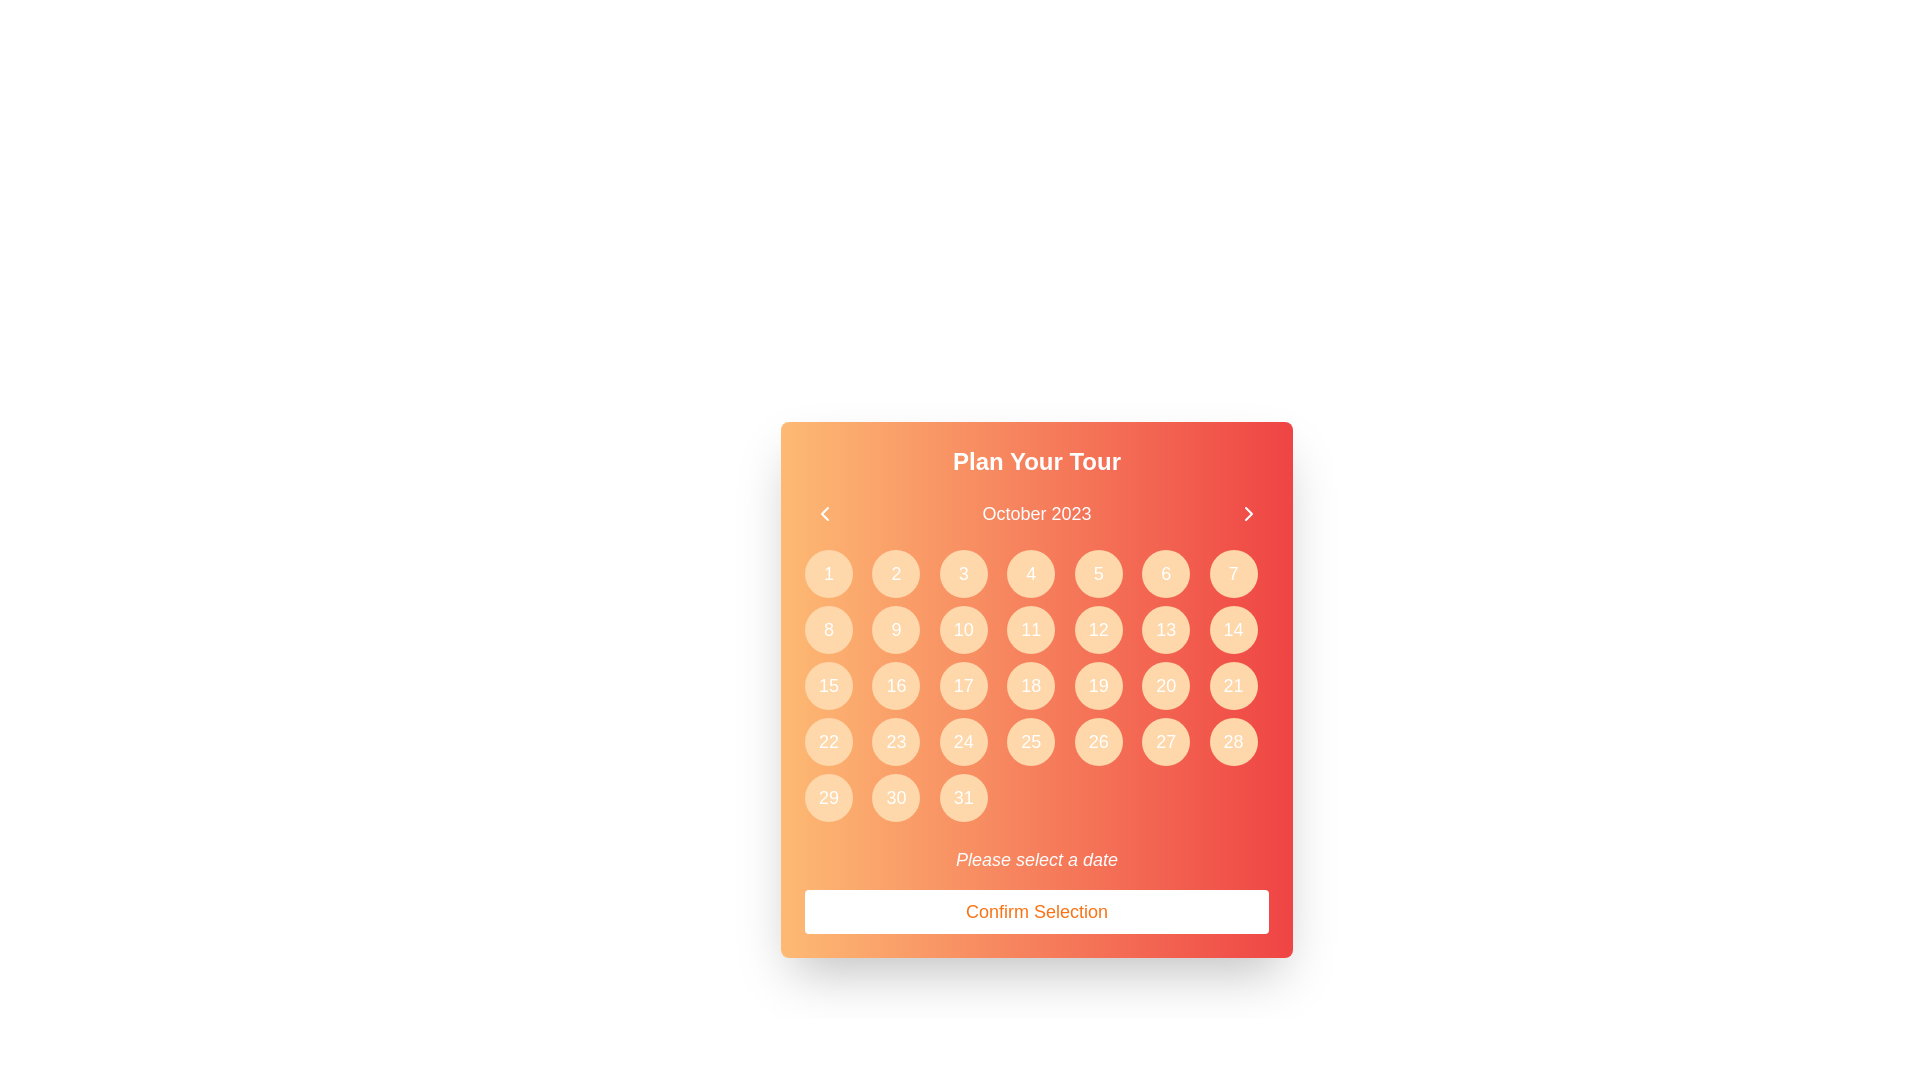  I want to click on the selectable day button in the calendar interface located in the third row and third column of the grid, so click(963, 685).